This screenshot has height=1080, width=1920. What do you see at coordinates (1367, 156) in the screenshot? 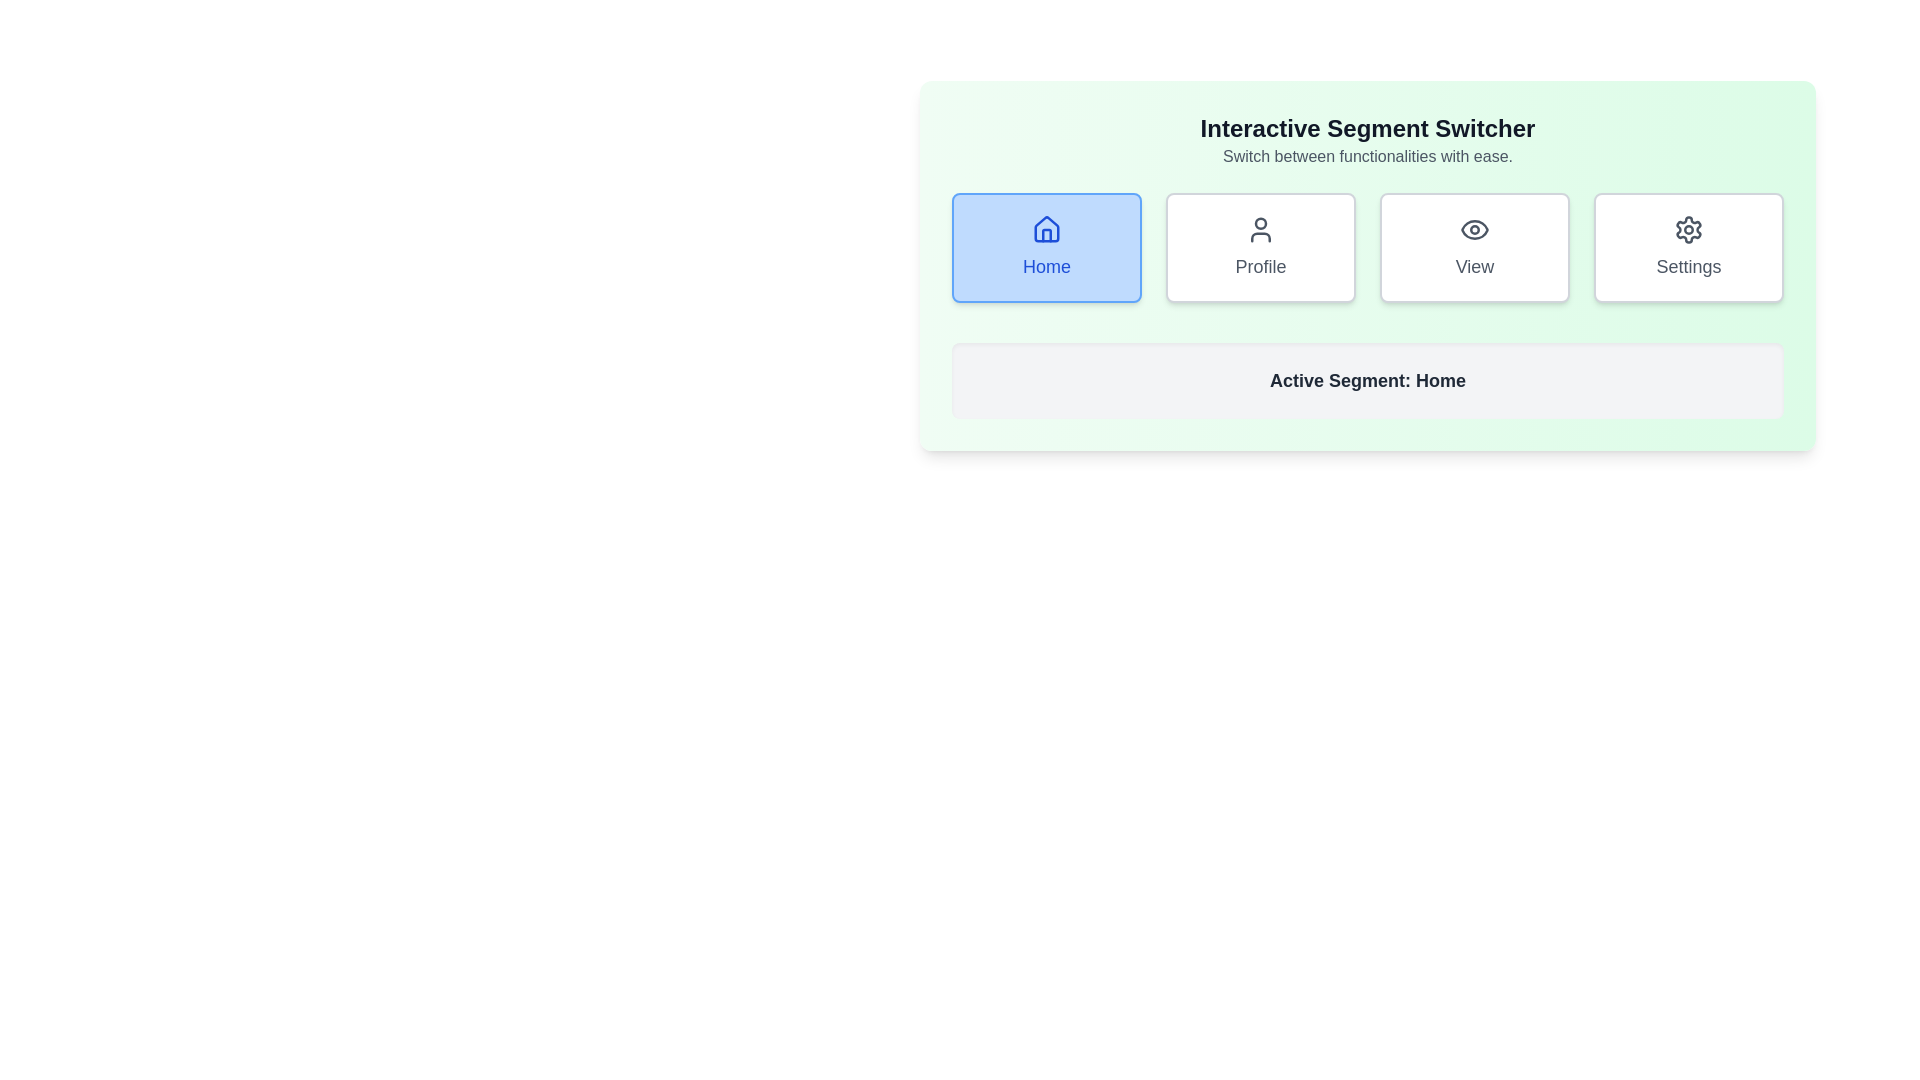
I see `the text block displaying 'Switch between functionalities with ease.' which is positioned below the heading 'Interactive Segment Switcher.' in a light green background` at bounding box center [1367, 156].